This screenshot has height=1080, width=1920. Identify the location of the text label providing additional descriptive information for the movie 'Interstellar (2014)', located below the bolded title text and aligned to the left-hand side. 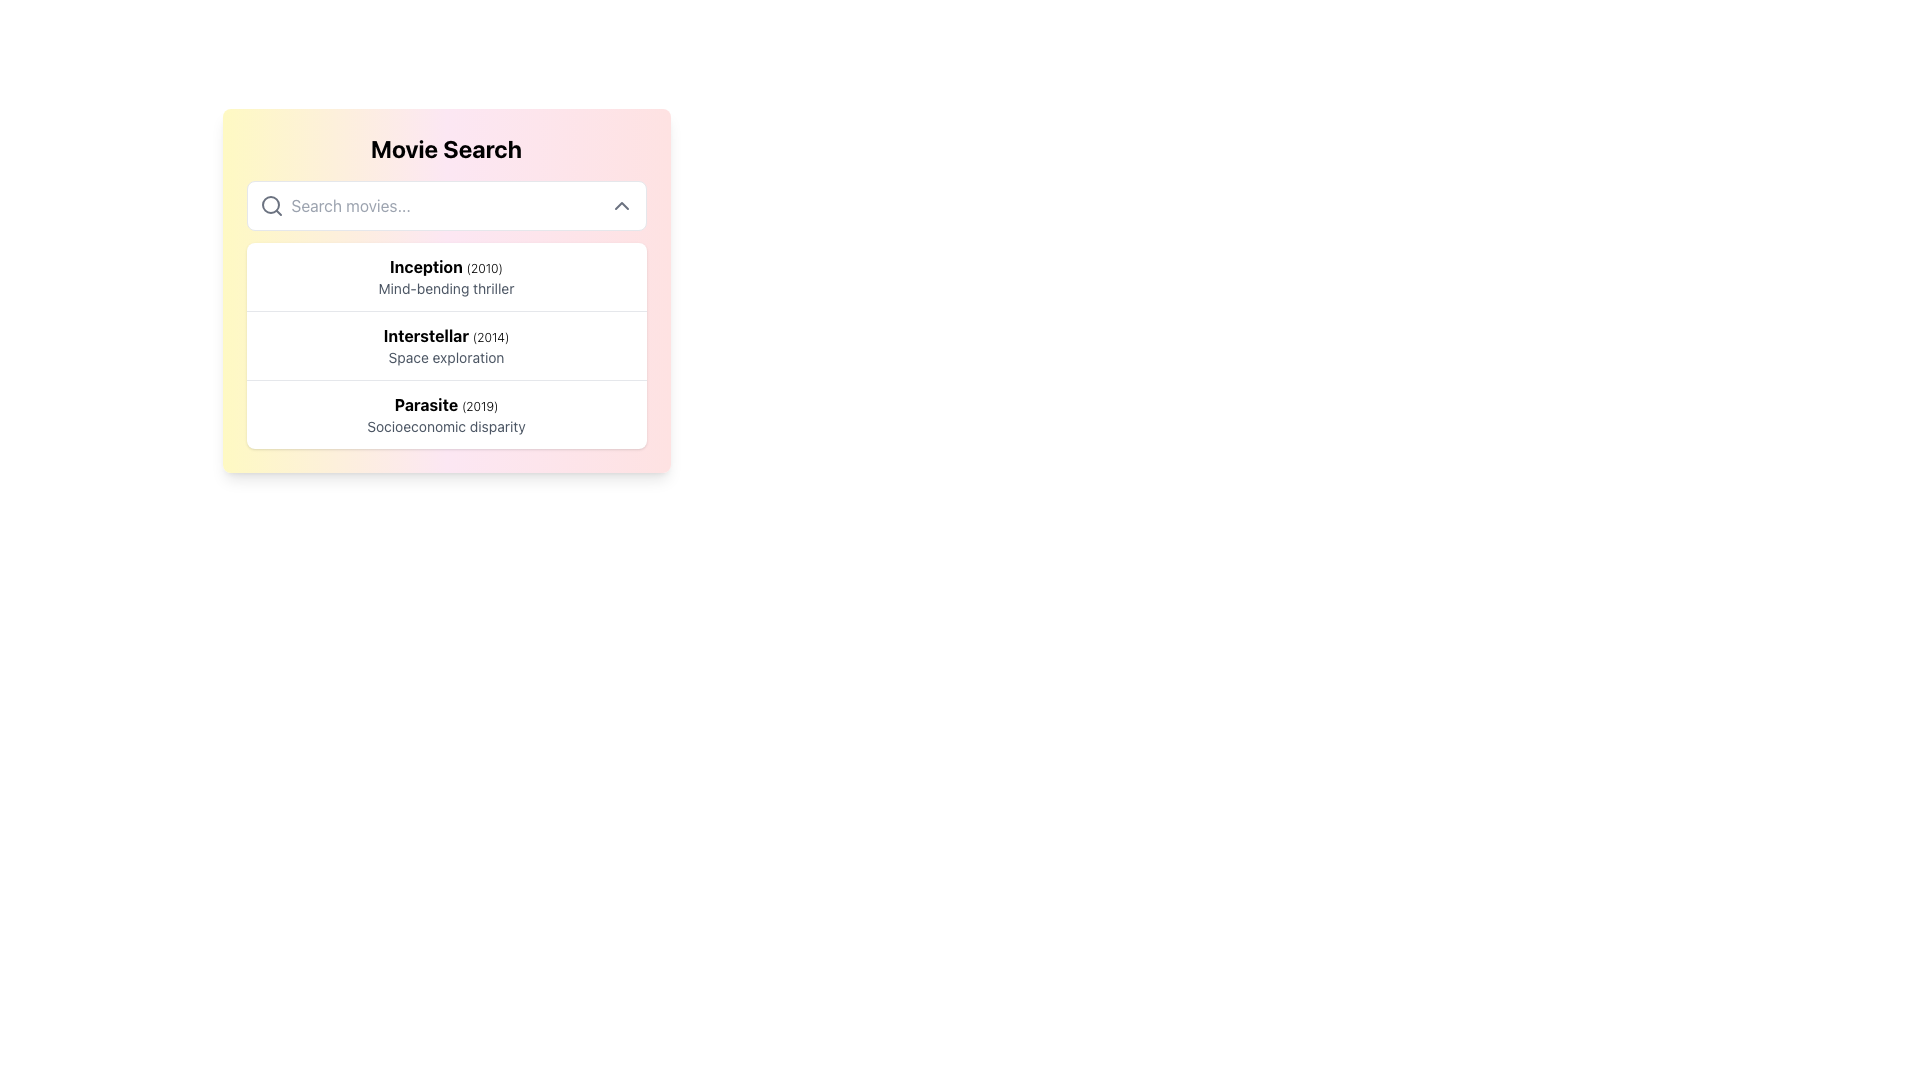
(445, 357).